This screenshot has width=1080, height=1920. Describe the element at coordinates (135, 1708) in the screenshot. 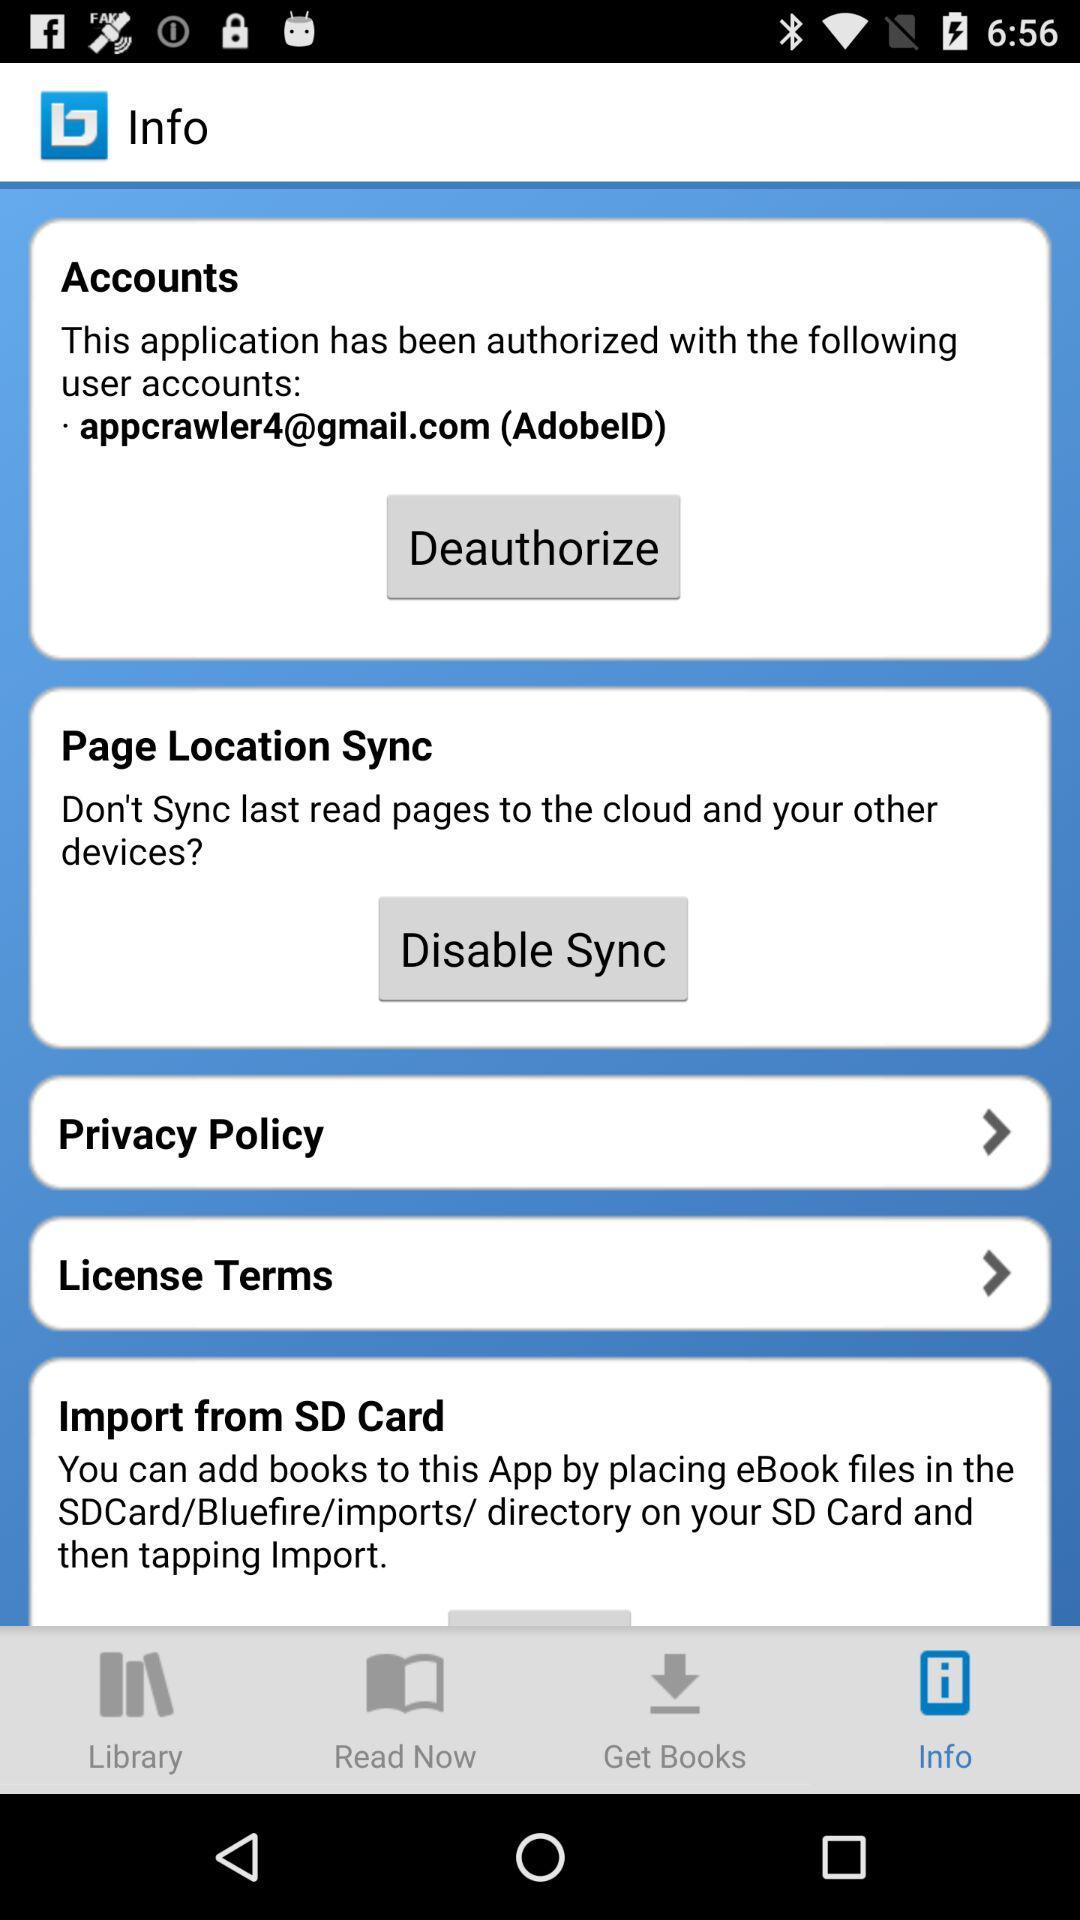

I see `item below the you can add item` at that location.